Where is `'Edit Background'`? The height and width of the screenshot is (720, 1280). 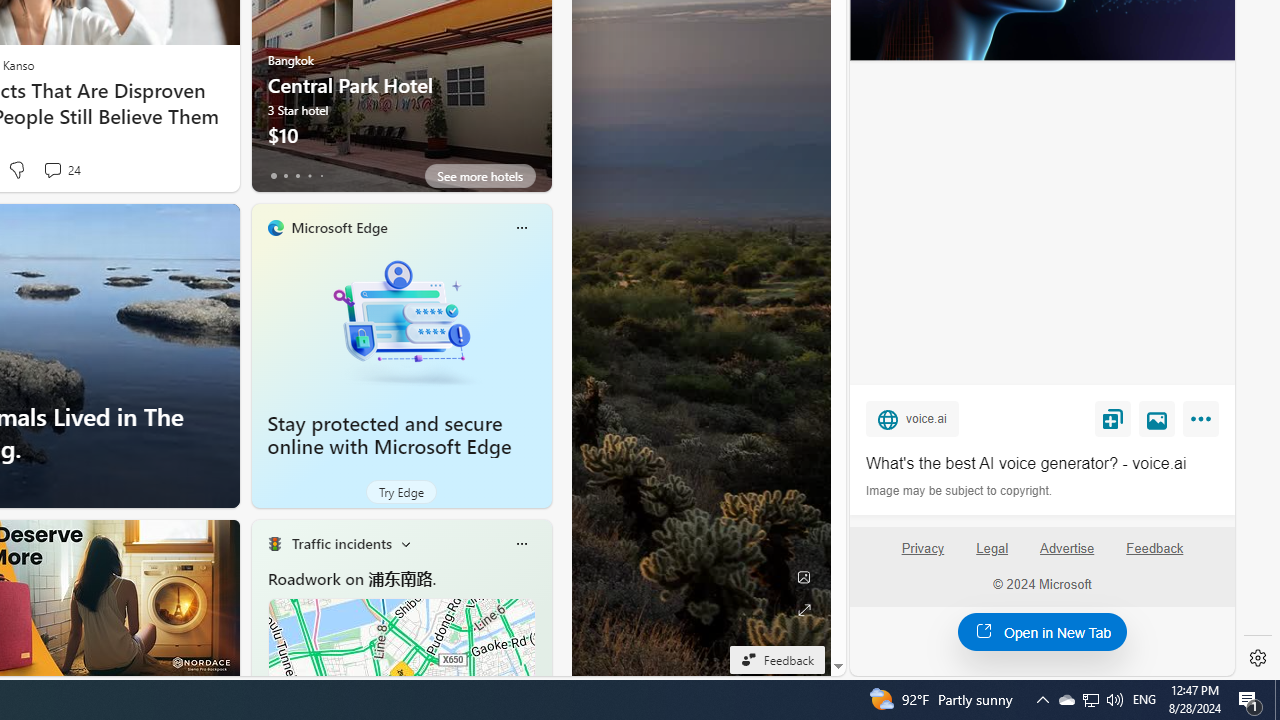
'Edit Background' is located at coordinates (803, 577).